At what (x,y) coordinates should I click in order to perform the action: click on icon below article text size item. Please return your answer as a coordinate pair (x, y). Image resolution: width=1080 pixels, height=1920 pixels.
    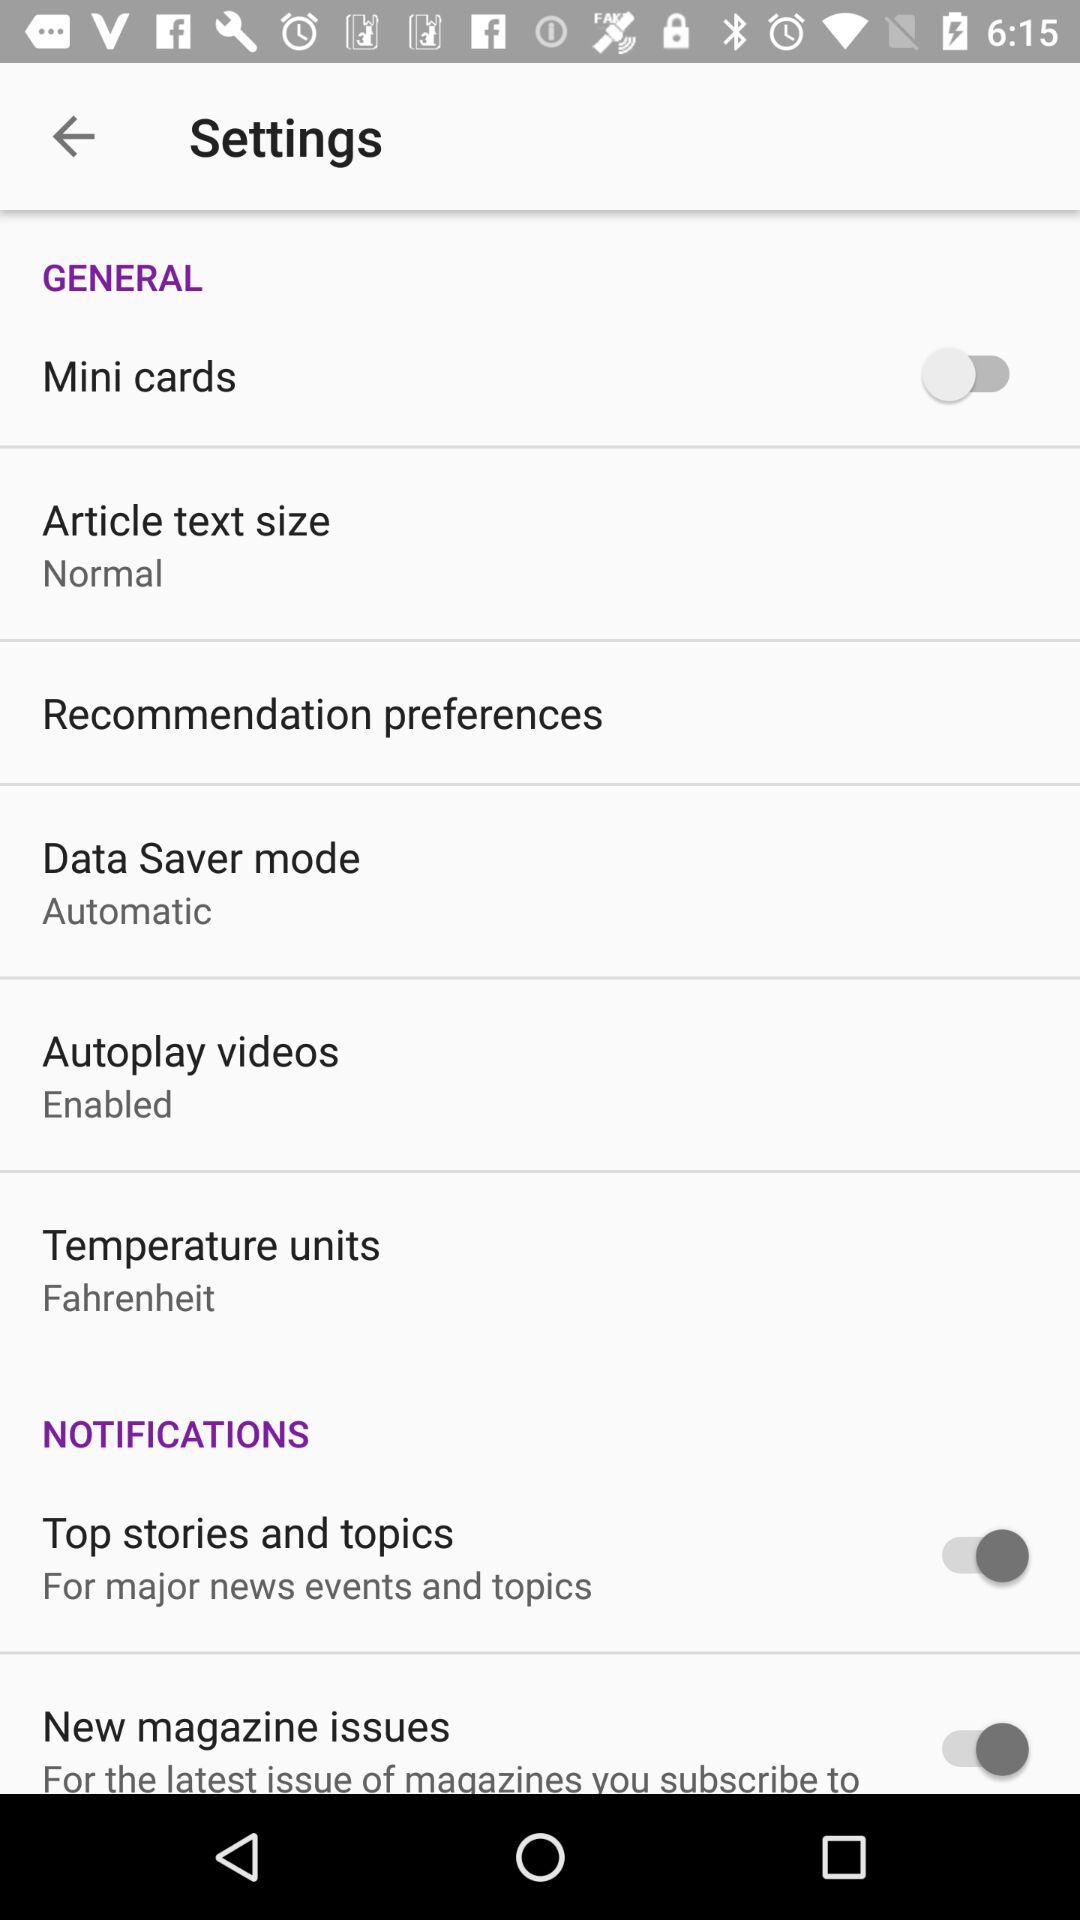
    Looking at the image, I should click on (102, 571).